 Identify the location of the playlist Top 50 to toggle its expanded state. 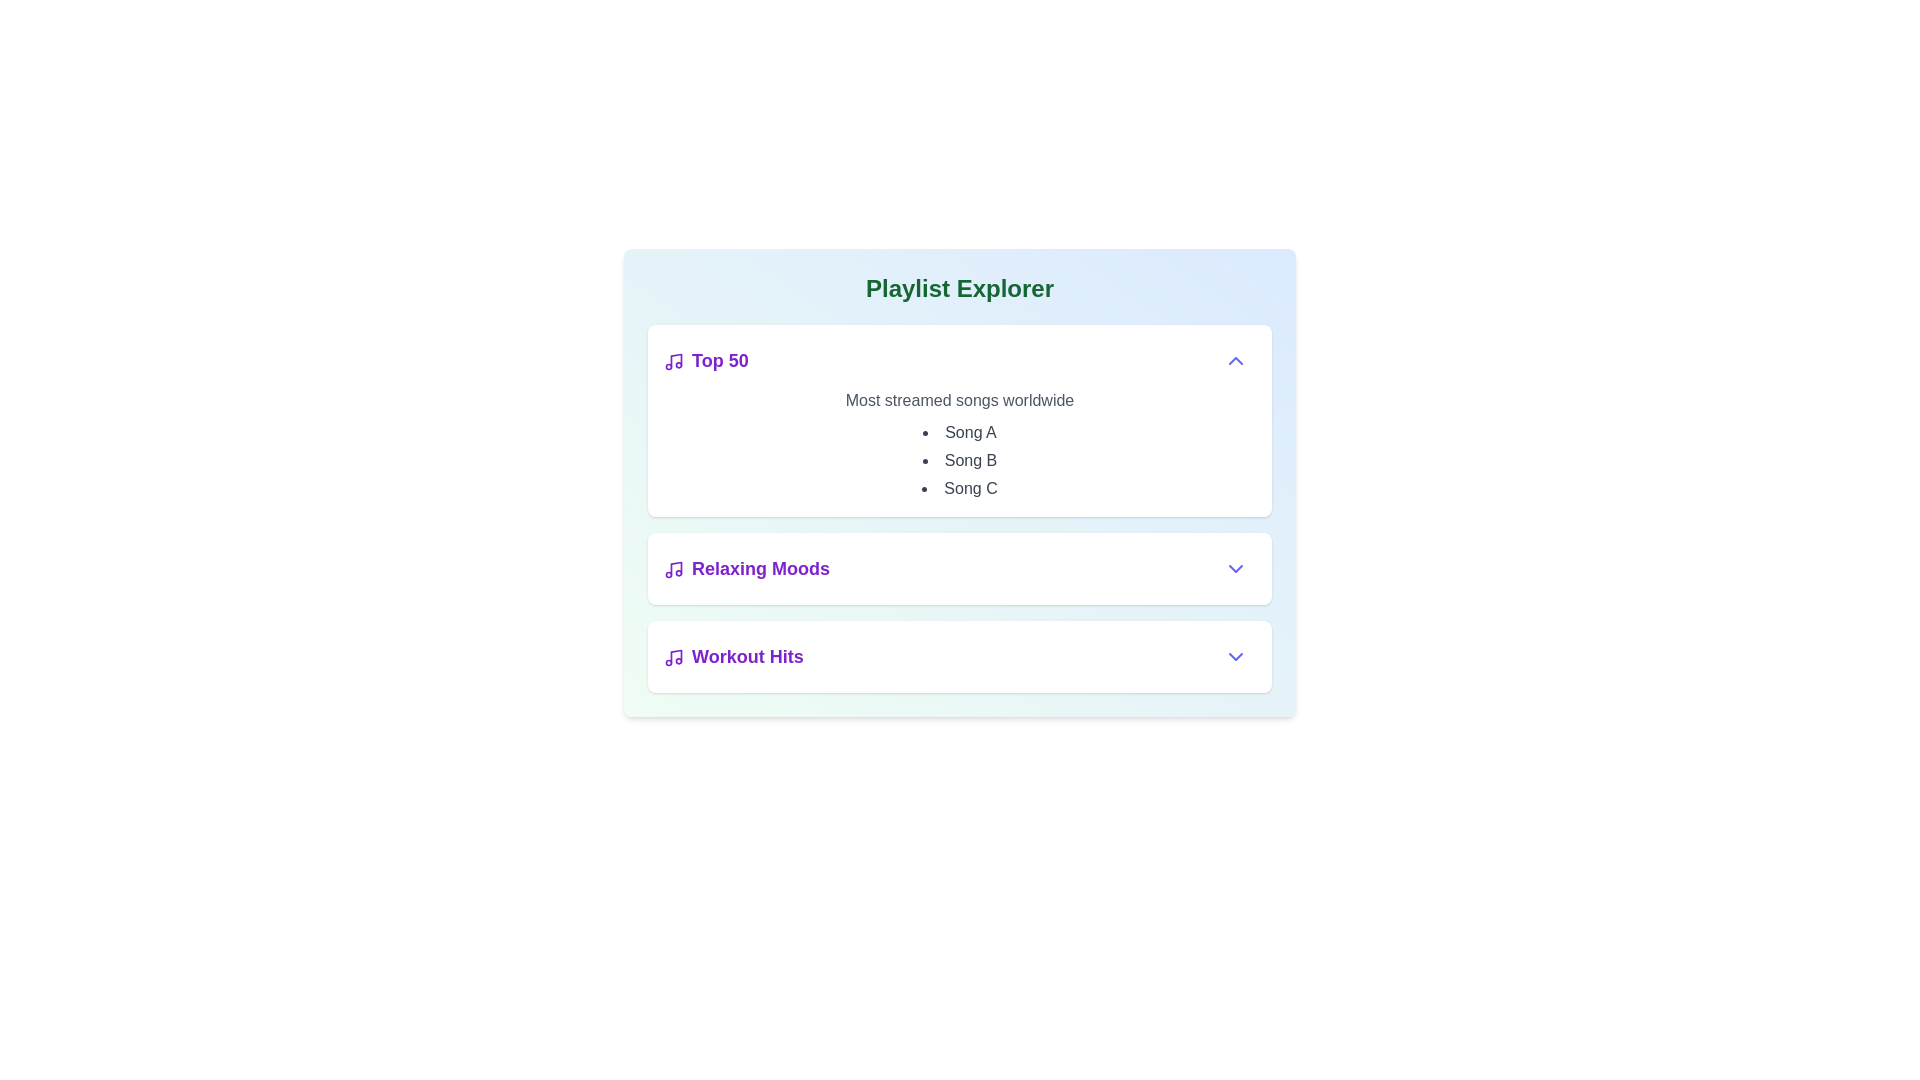
(705, 361).